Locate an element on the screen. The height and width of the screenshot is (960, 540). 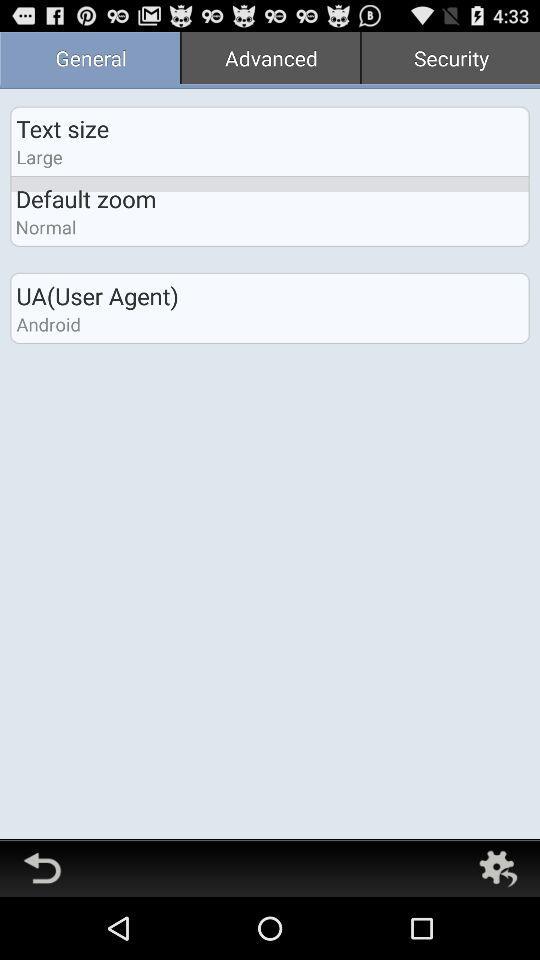
the app next to the advanced item is located at coordinates (89, 59).